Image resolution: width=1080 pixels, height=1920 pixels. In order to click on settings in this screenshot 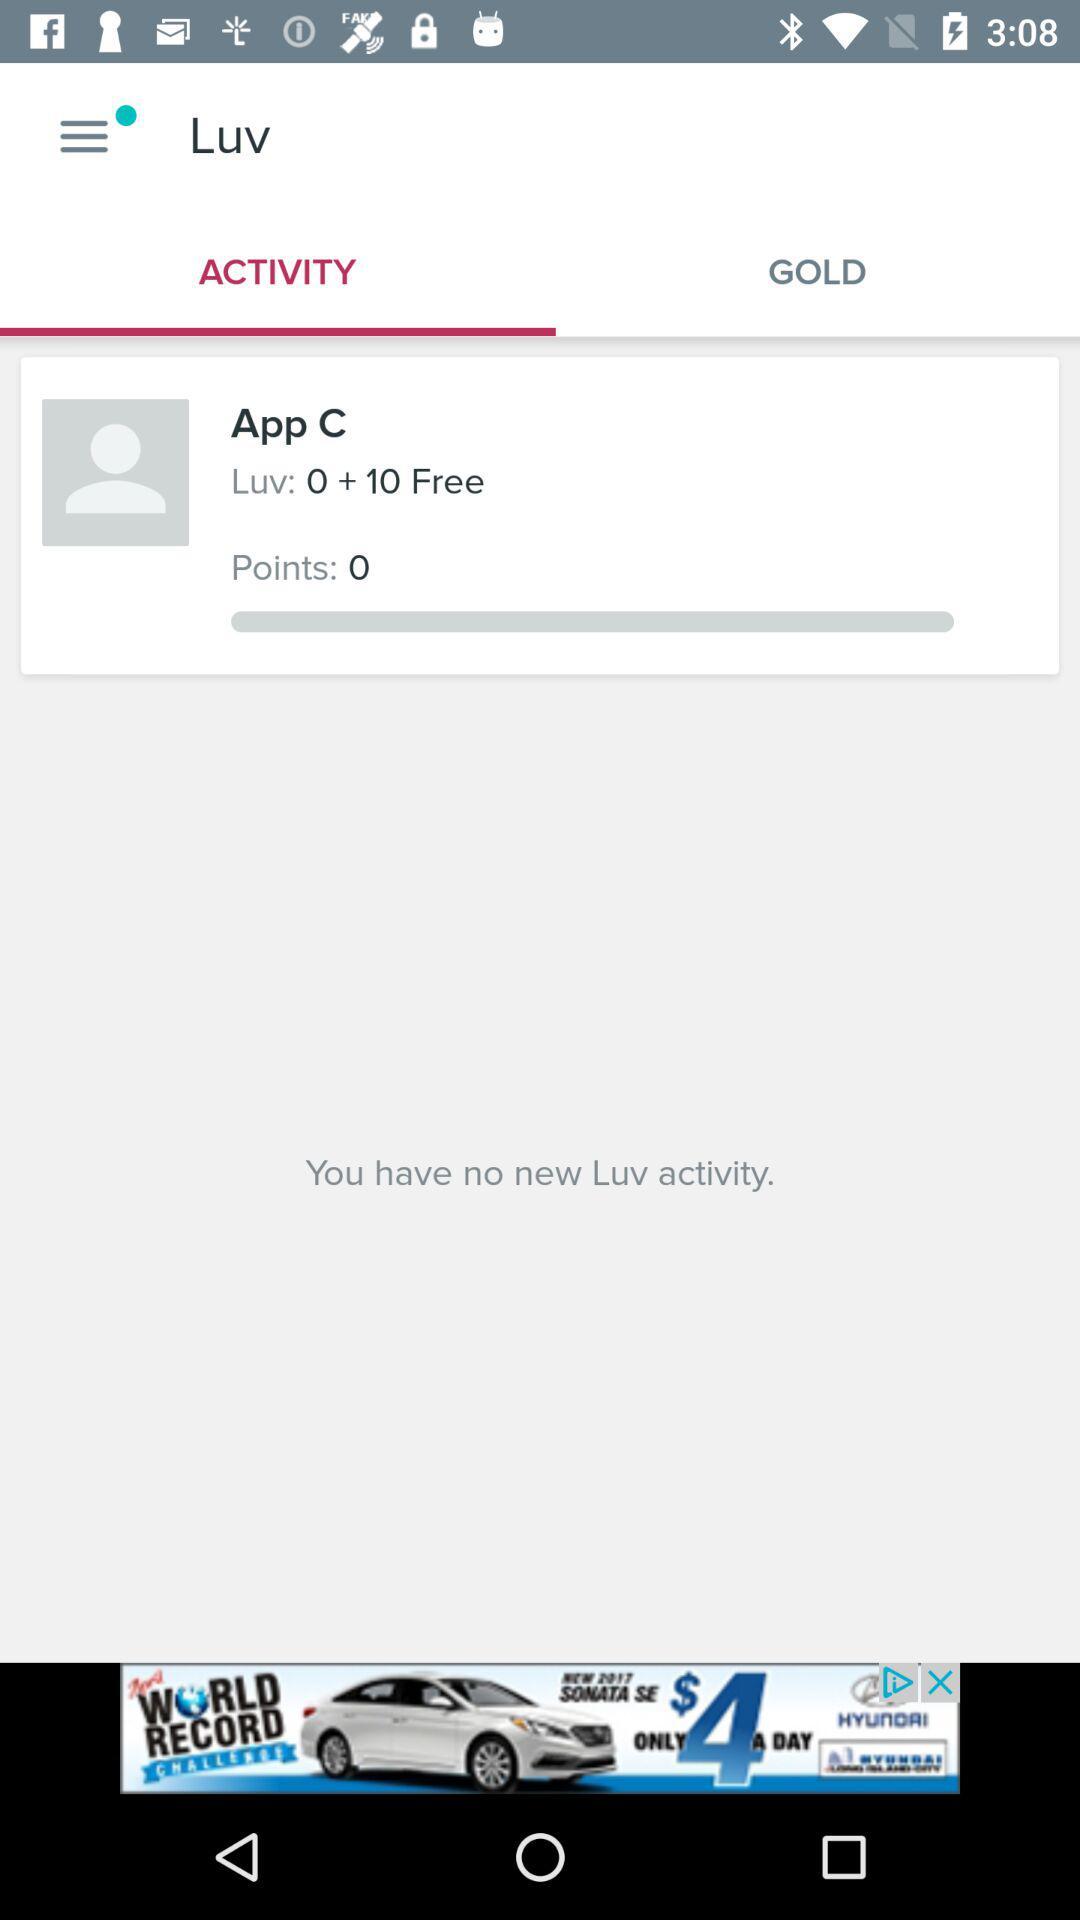, I will do `click(83, 135)`.